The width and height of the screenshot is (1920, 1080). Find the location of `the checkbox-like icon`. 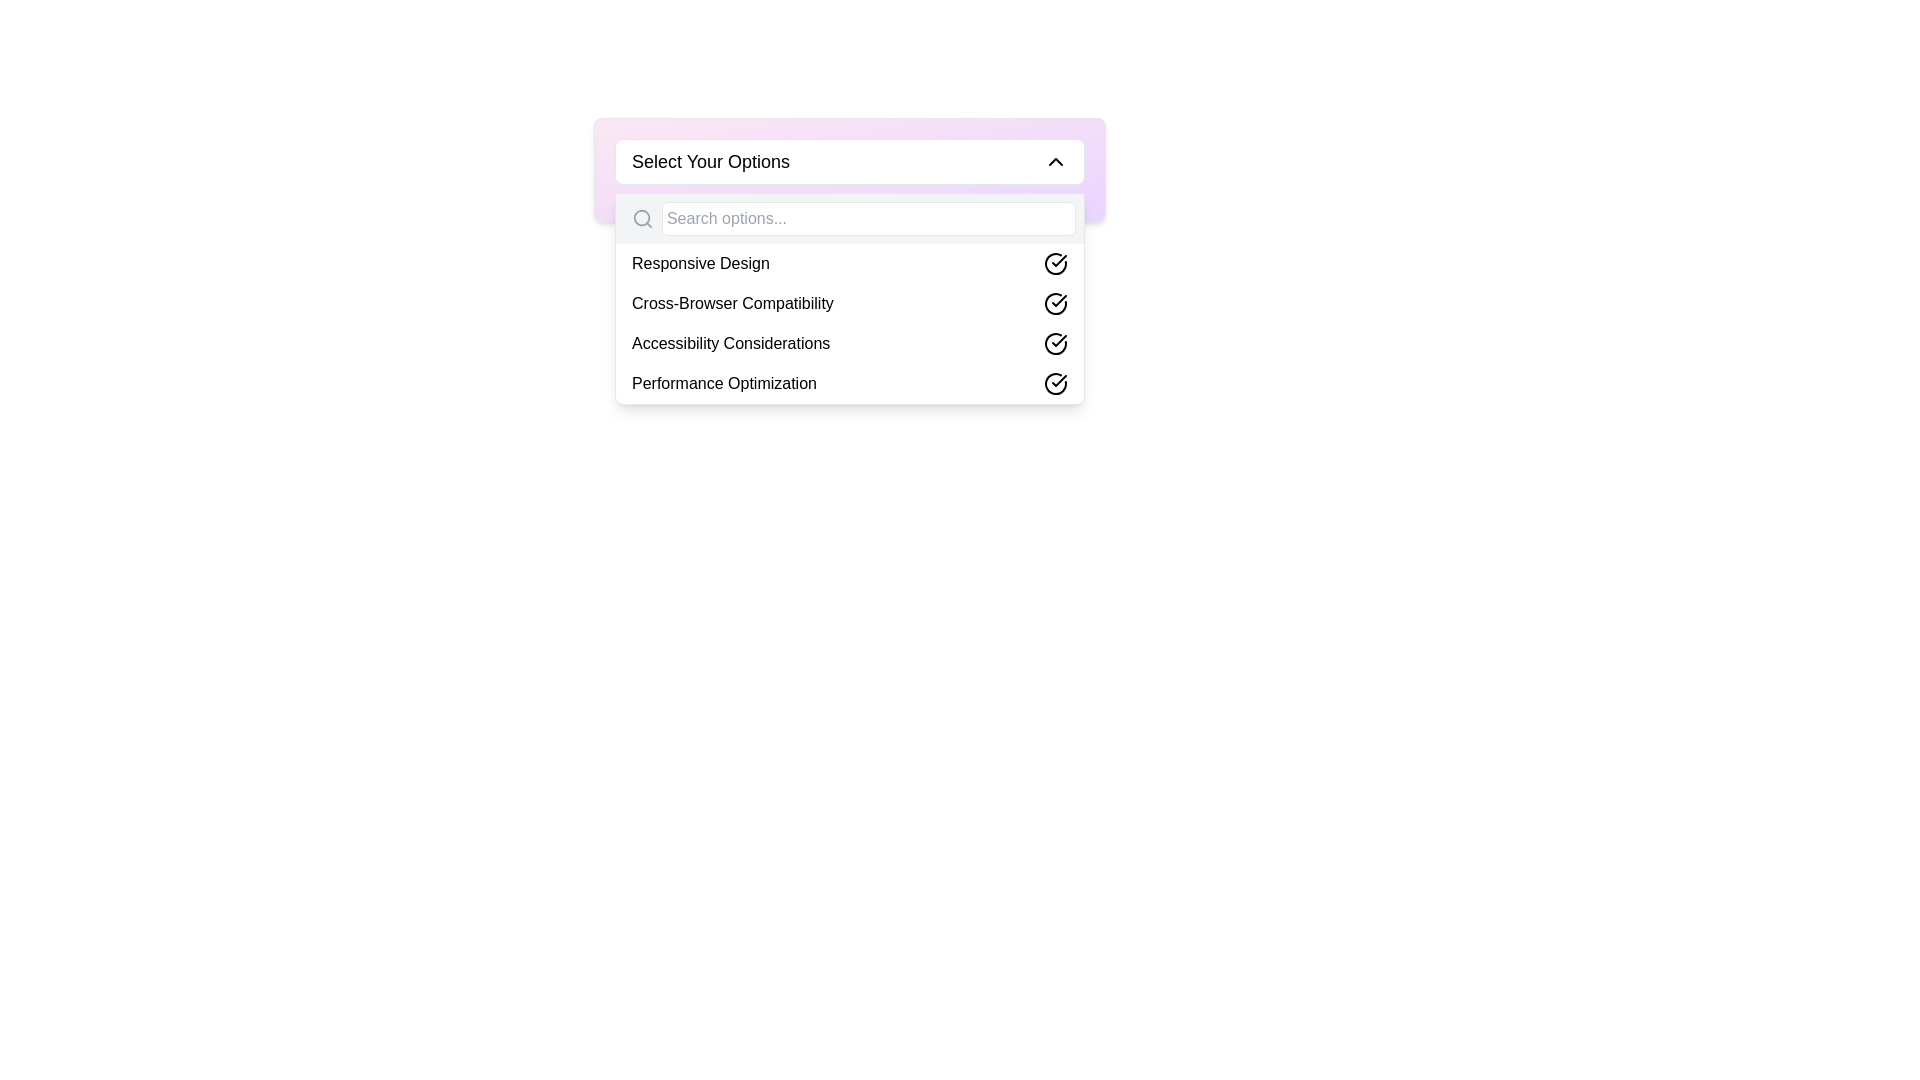

the checkbox-like icon is located at coordinates (1055, 262).